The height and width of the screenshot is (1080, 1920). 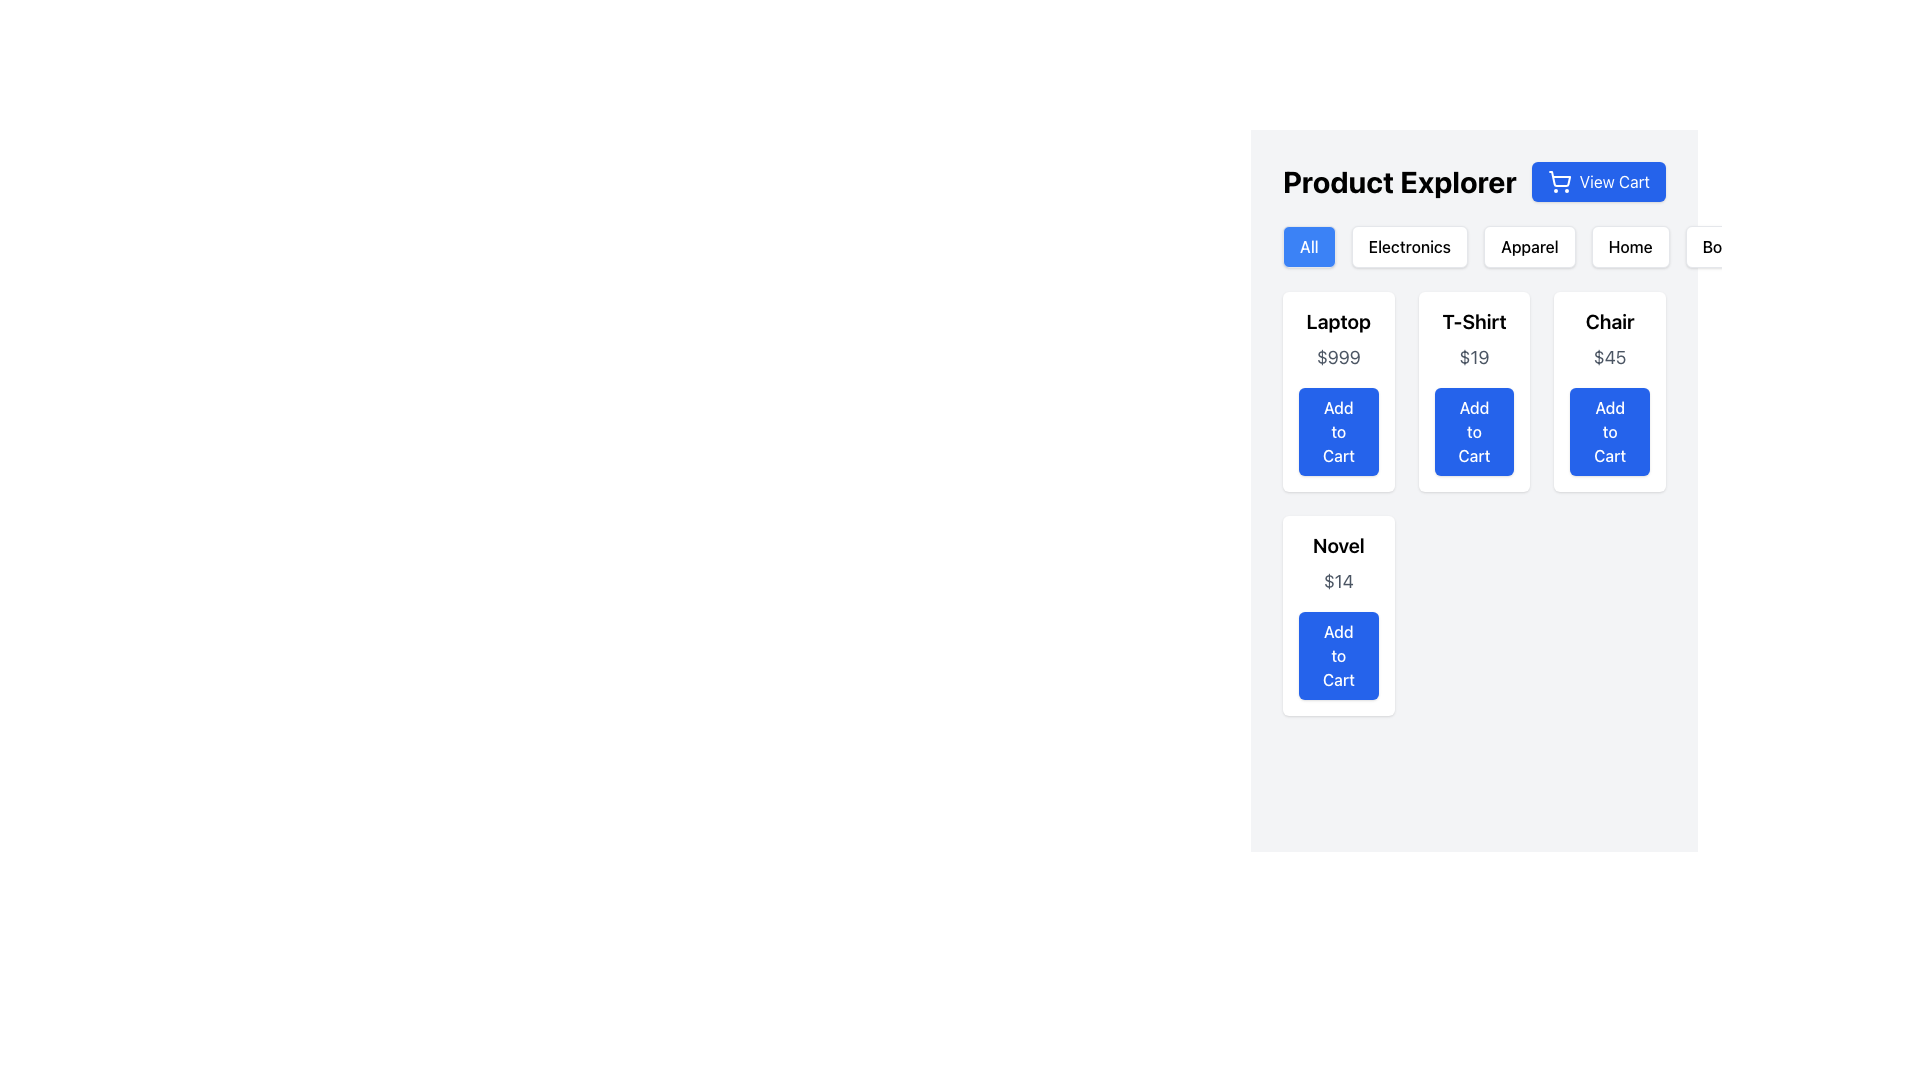 What do you see at coordinates (1338, 582) in the screenshot?
I see `the price label displaying the cost of the item located directly underneath the text 'Novel' and above the 'Add to Cart' button` at bounding box center [1338, 582].